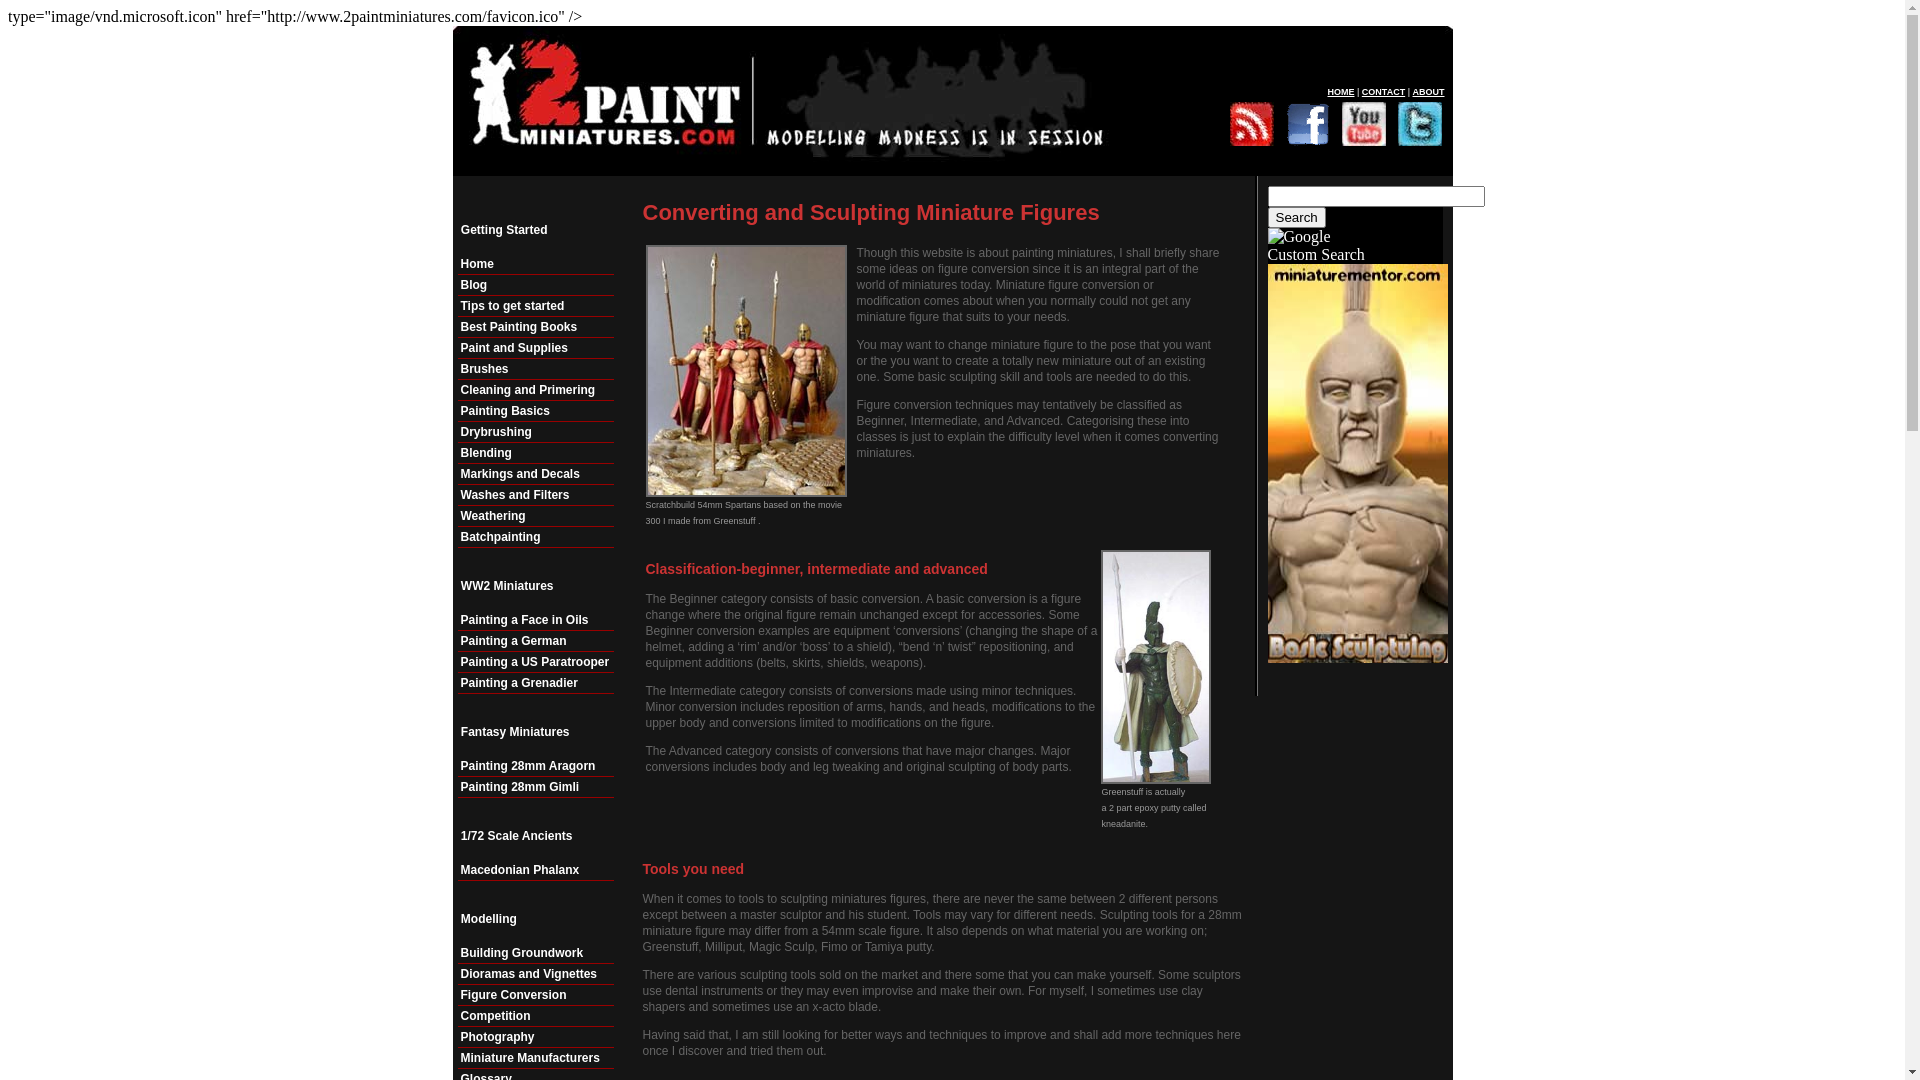 Image resolution: width=1920 pixels, height=1080 pixels. I want to click on 'ABOUT', so click(1427, 92).